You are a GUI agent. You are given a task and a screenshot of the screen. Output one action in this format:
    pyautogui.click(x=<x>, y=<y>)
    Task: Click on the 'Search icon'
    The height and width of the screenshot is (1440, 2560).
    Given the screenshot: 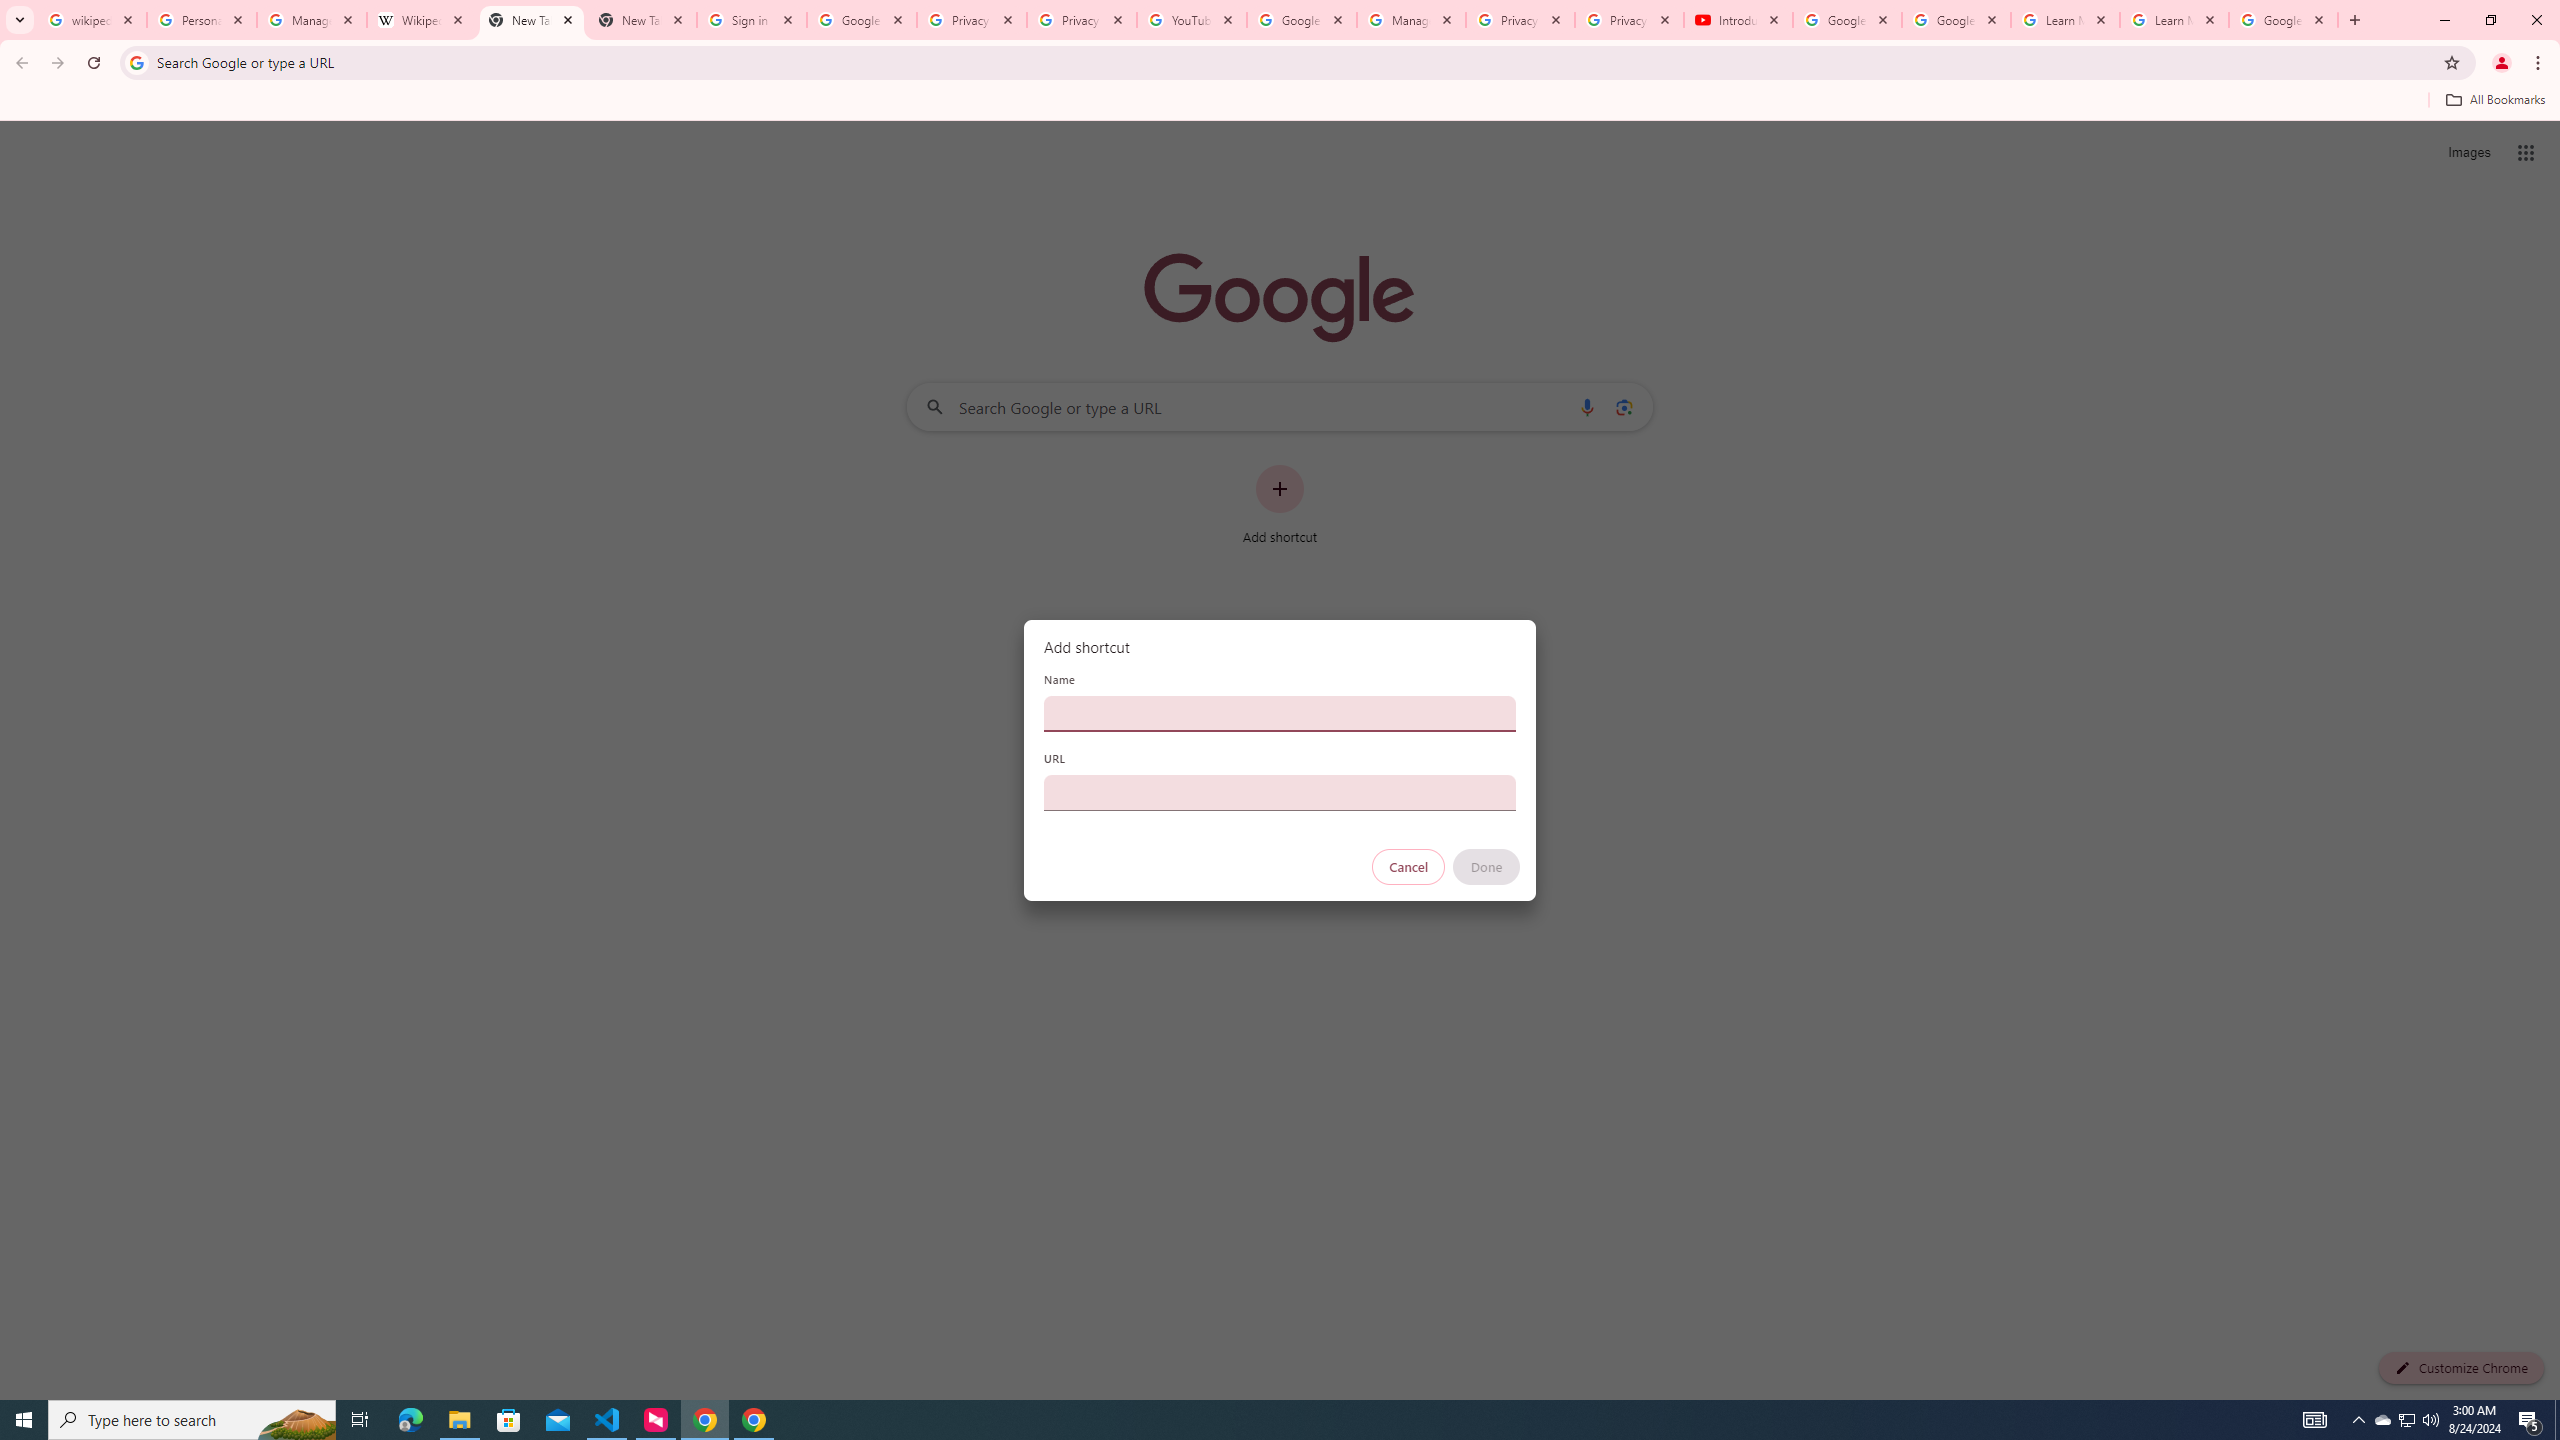 What is the action you would take?
    pyautogui.click(x=135, y=61)
    